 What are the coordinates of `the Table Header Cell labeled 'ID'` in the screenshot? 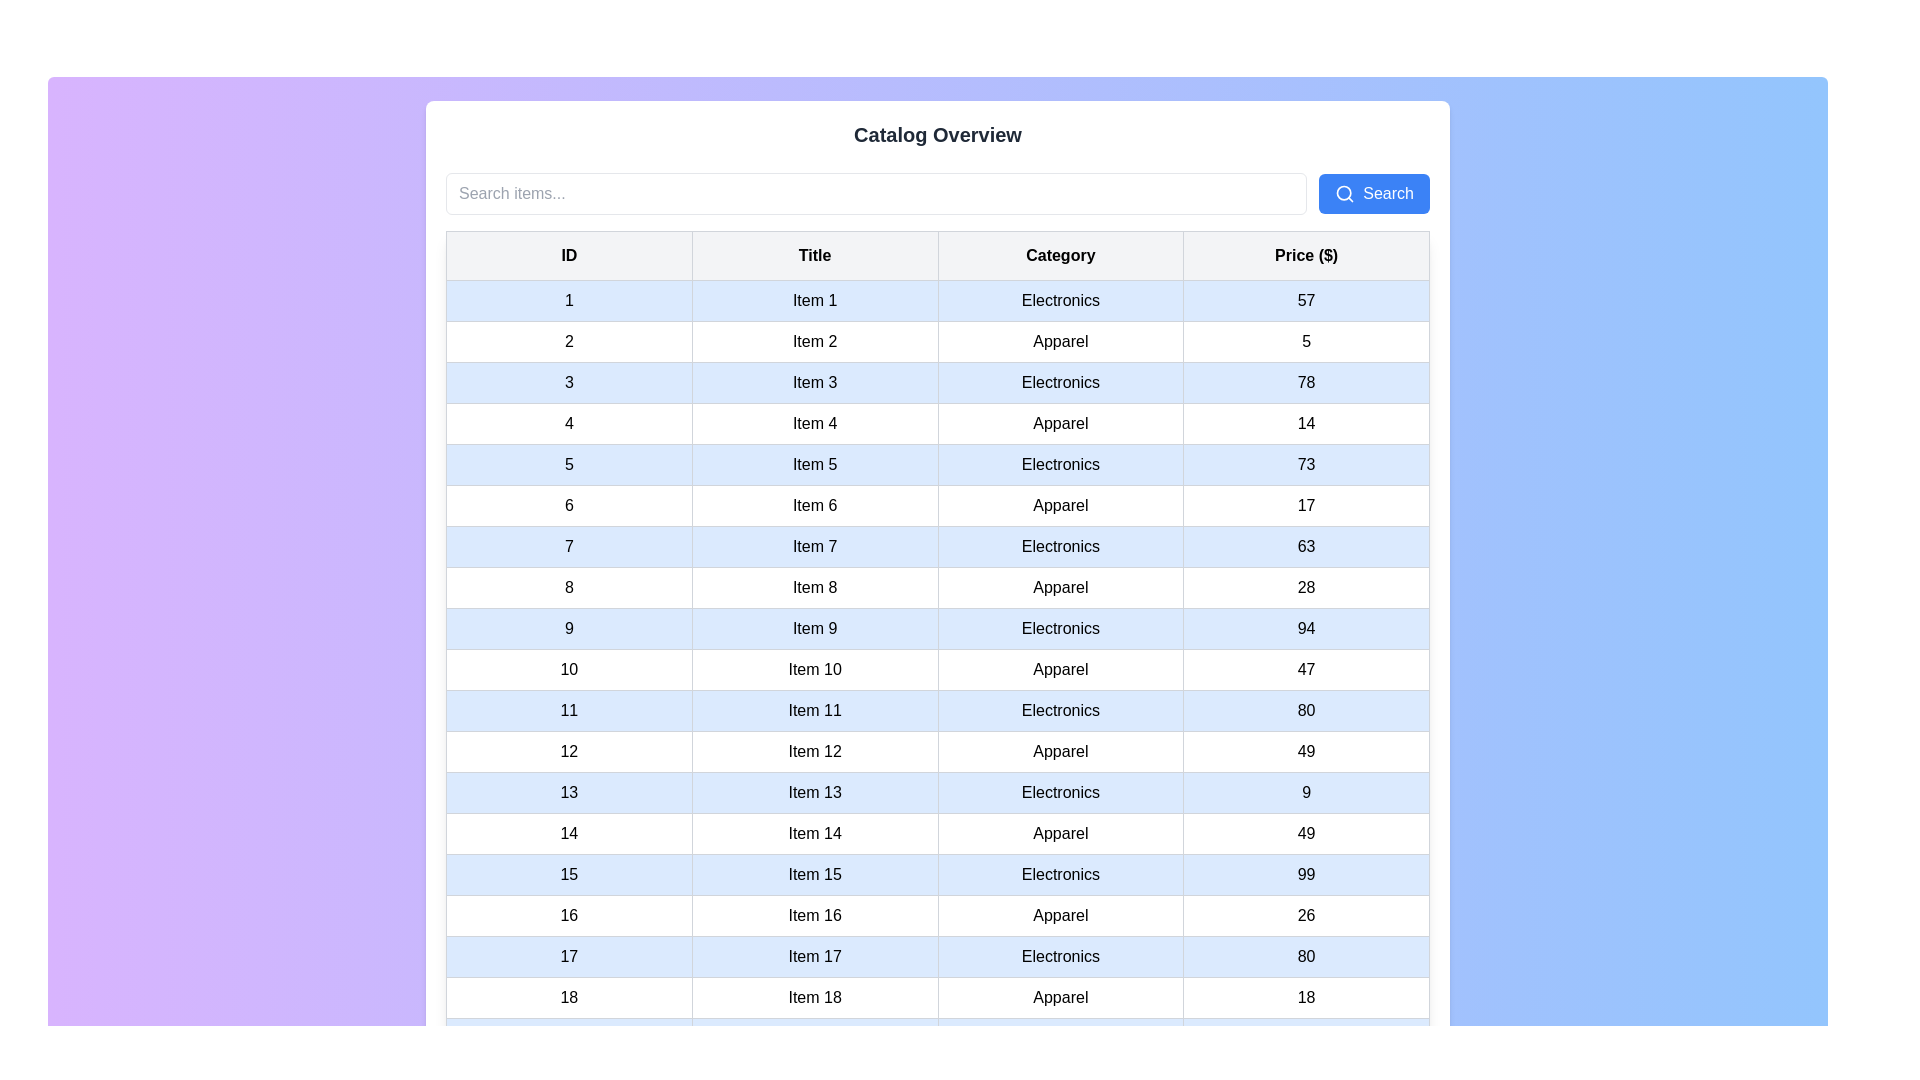 It's located at (568, 254).